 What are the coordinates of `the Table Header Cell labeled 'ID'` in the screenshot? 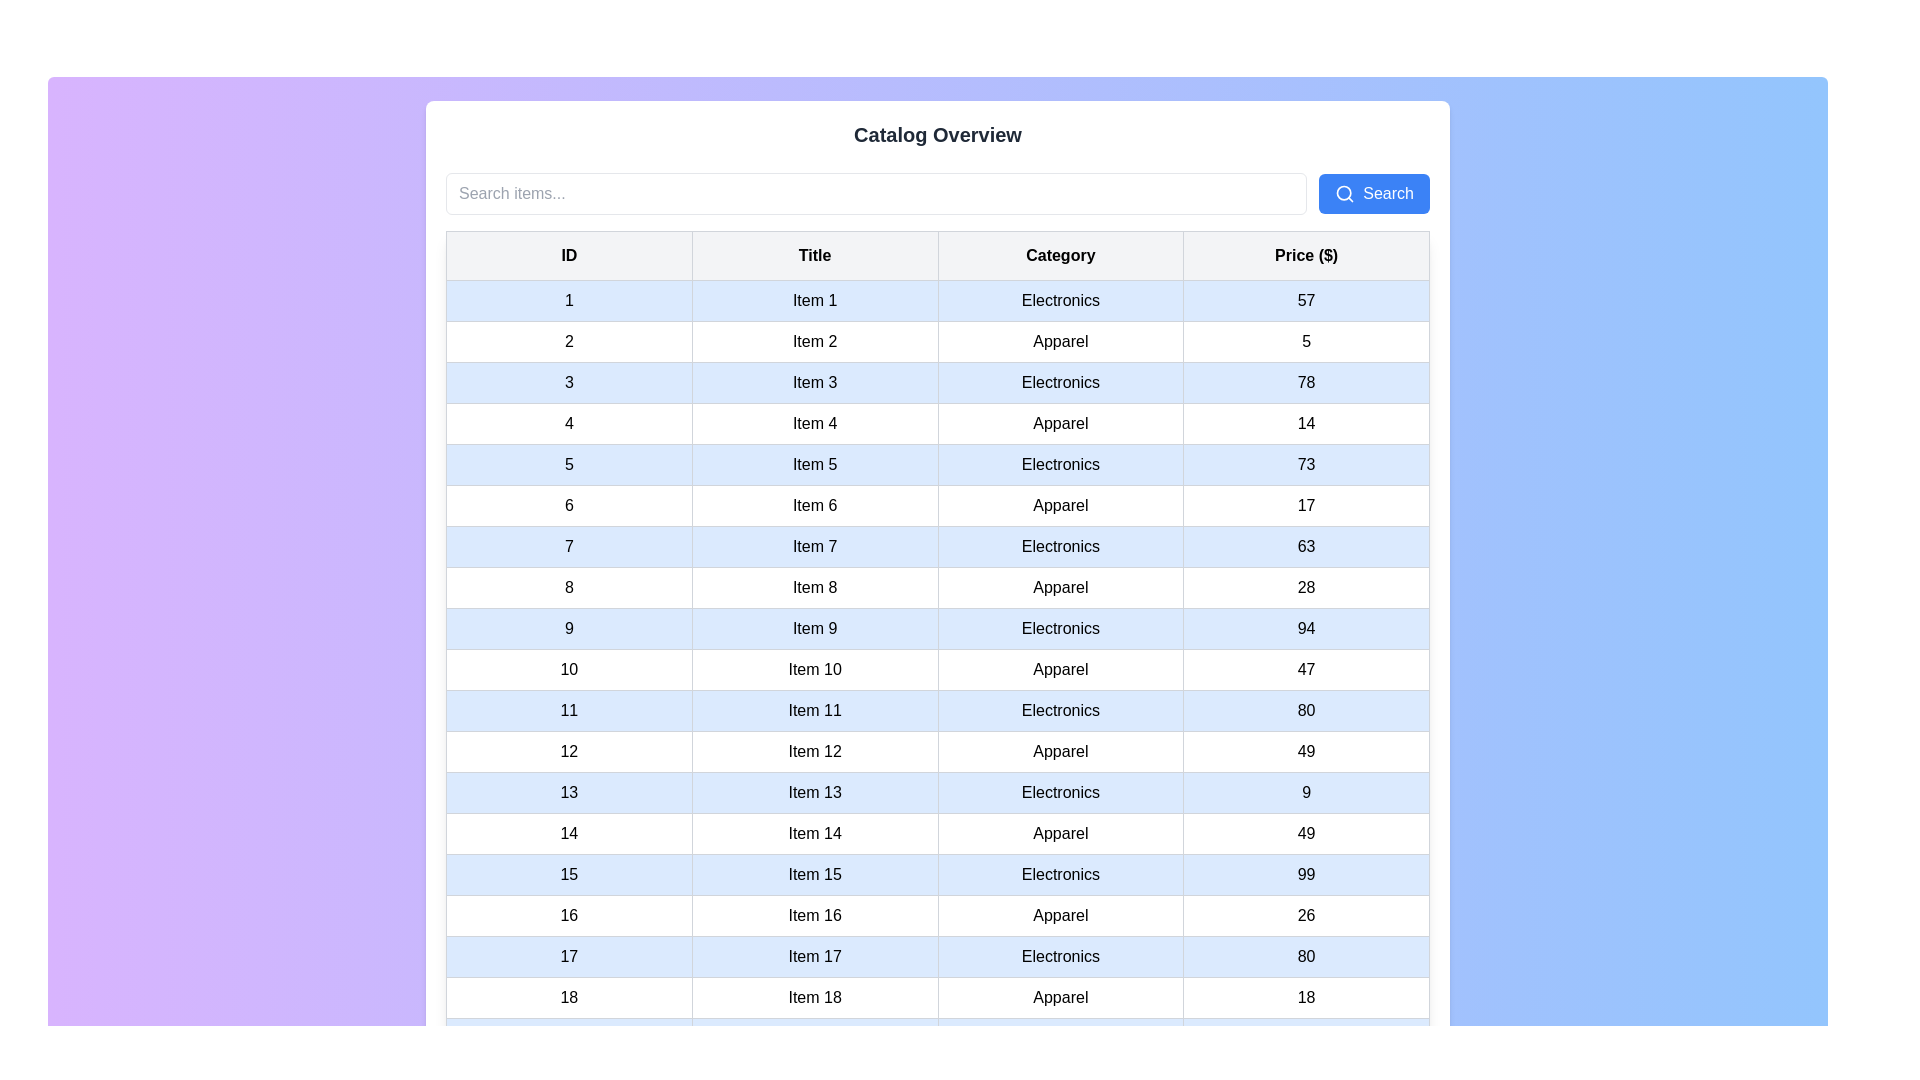 It's located at (568, 254).